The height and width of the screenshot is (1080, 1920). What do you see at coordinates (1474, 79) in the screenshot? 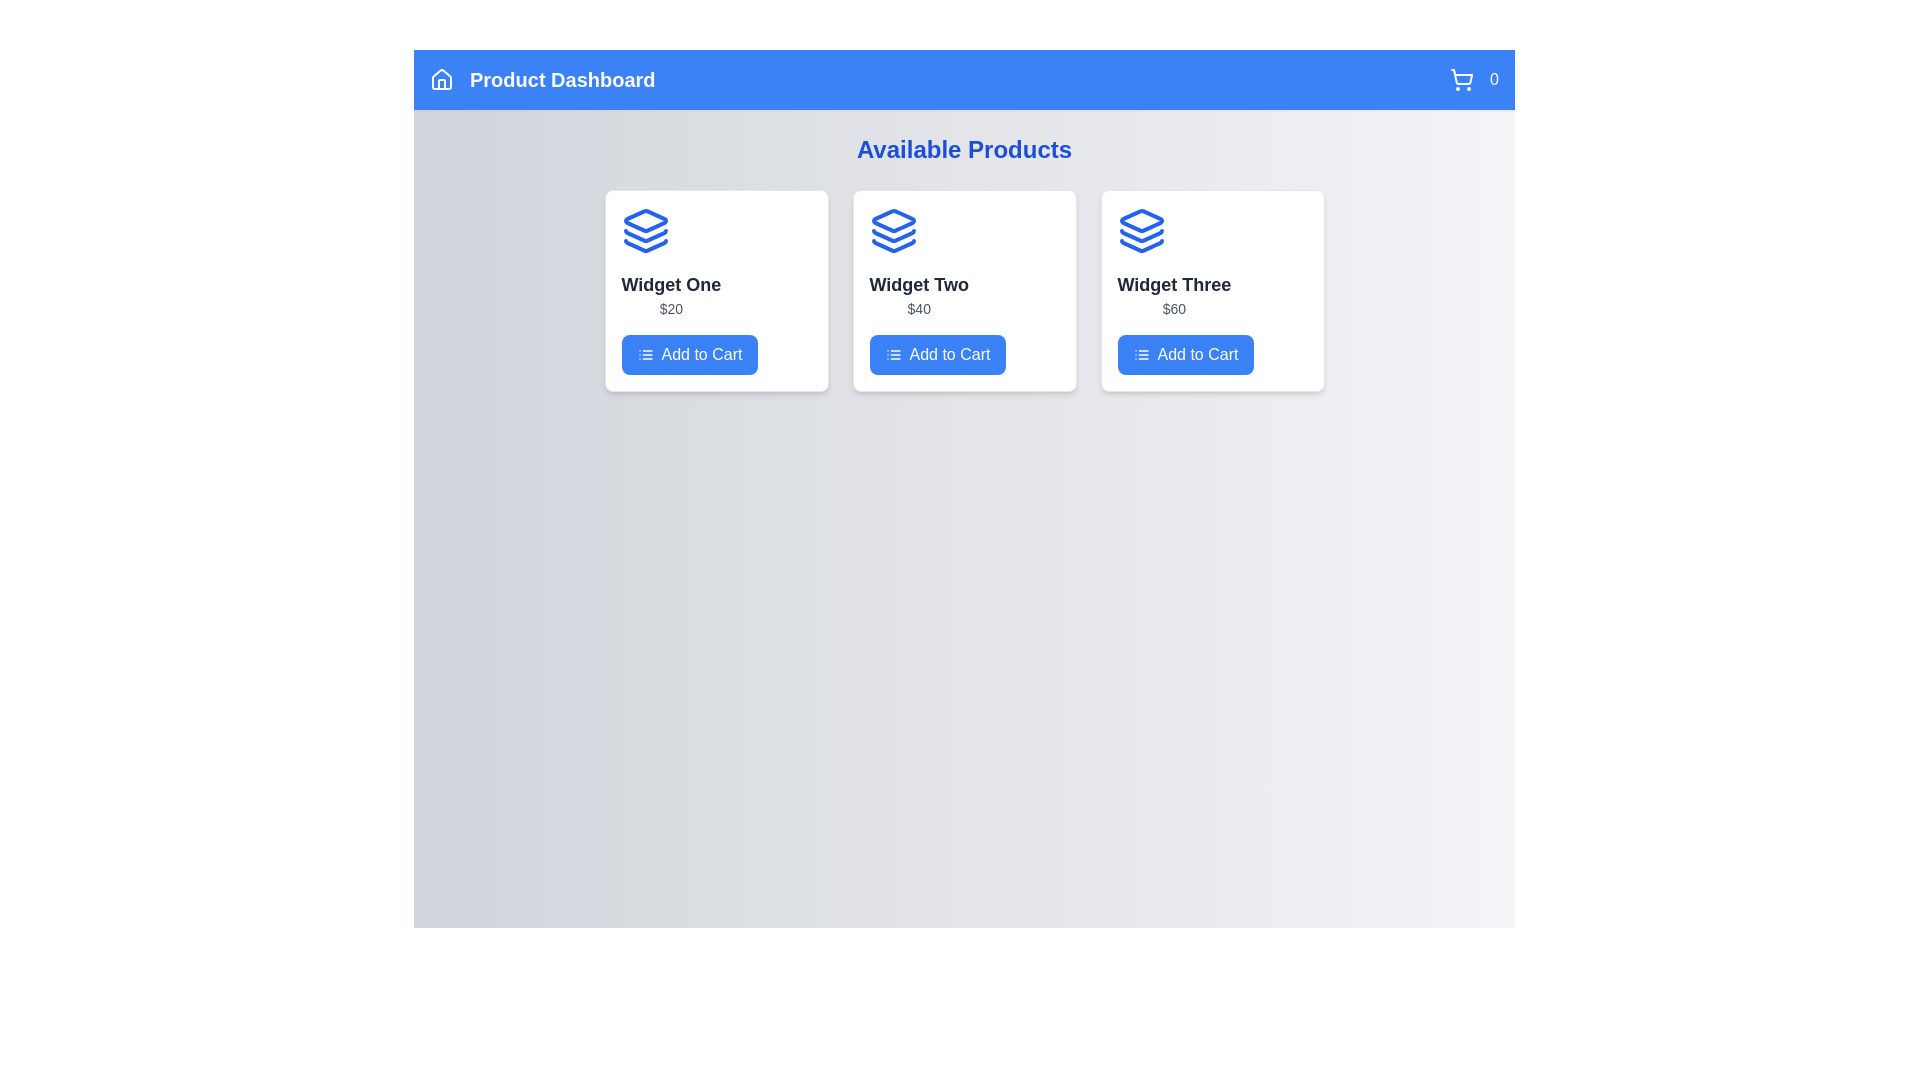
I see `the shopping cart icon with the numeric indication showing '0' on the far-right side of the blue header bar` at bounding box center [1474, 79].